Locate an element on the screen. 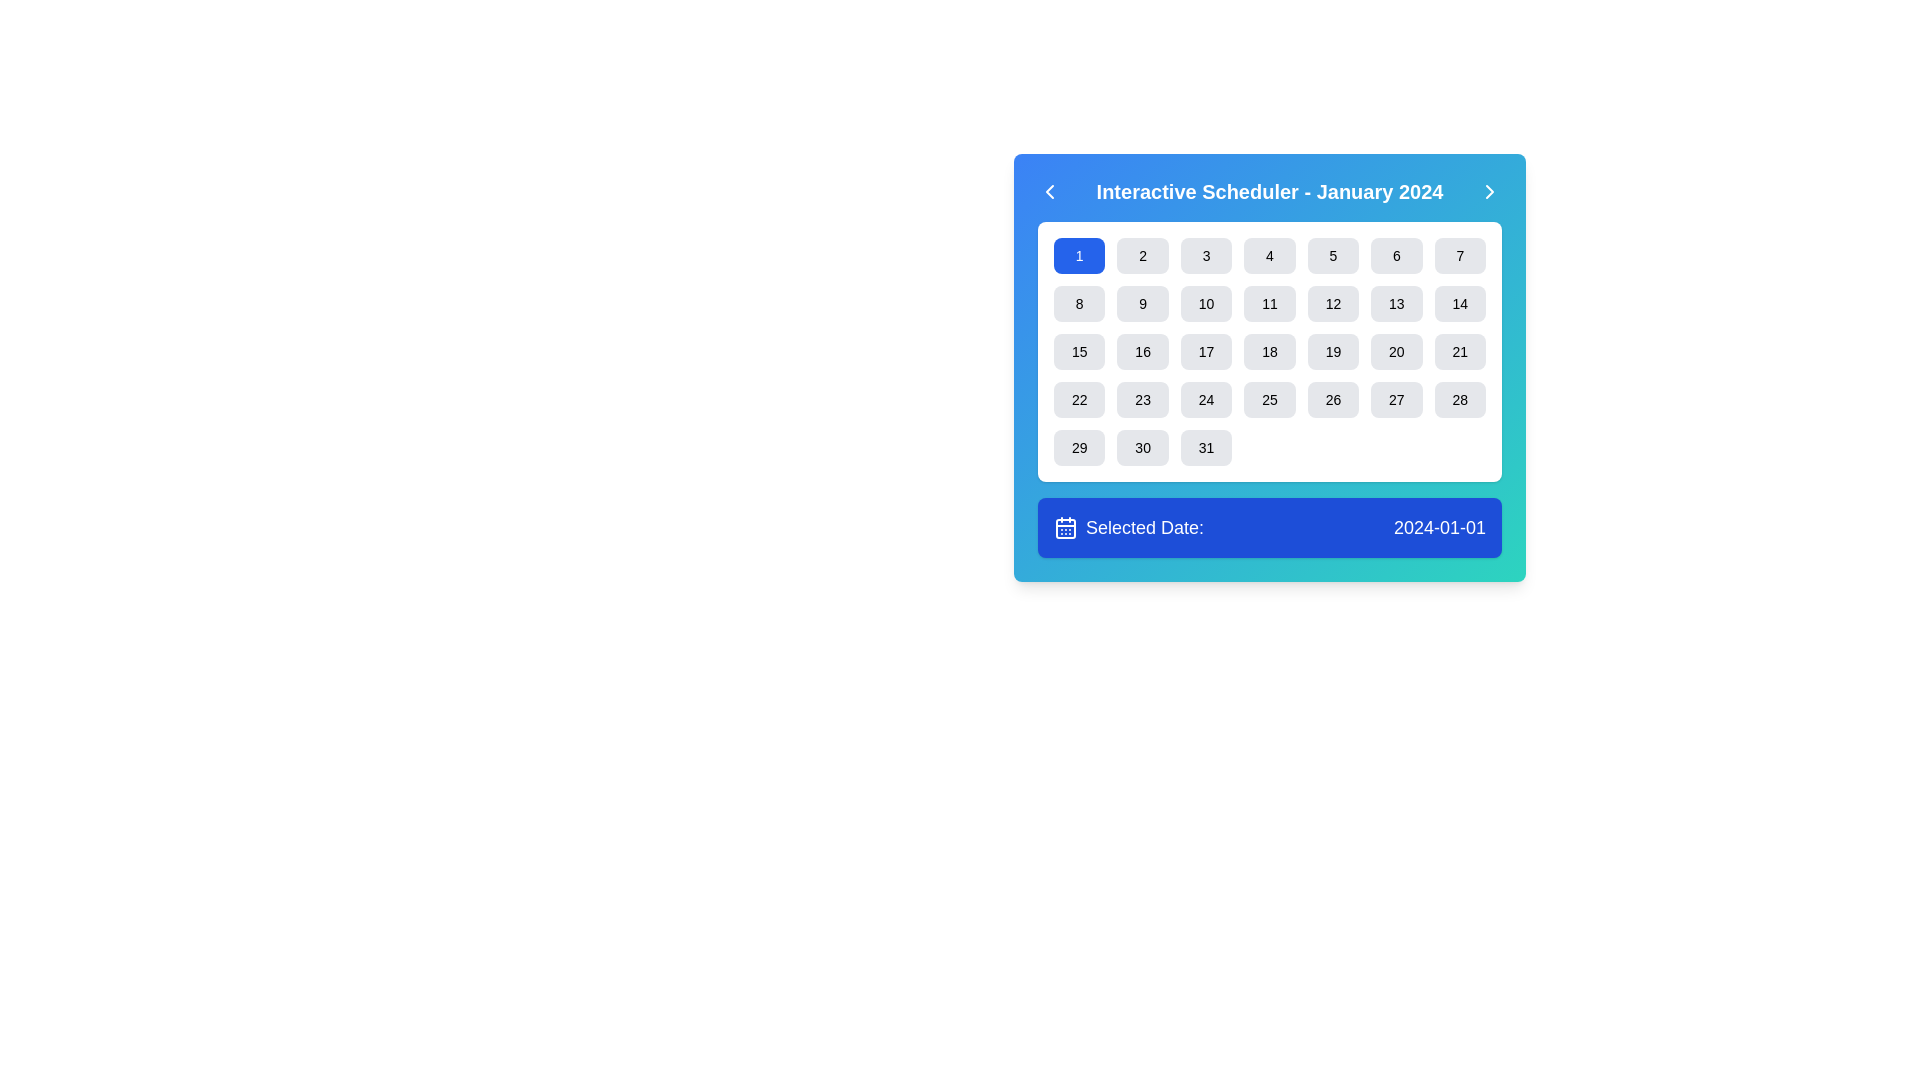 The width and height of the screenshot is (1920, 1080). the next month navigation icon located at the top-right corner of the calendar interface next to the header 'Interactive Scheduler - January 2024' is located at coordinates (1489, 192).